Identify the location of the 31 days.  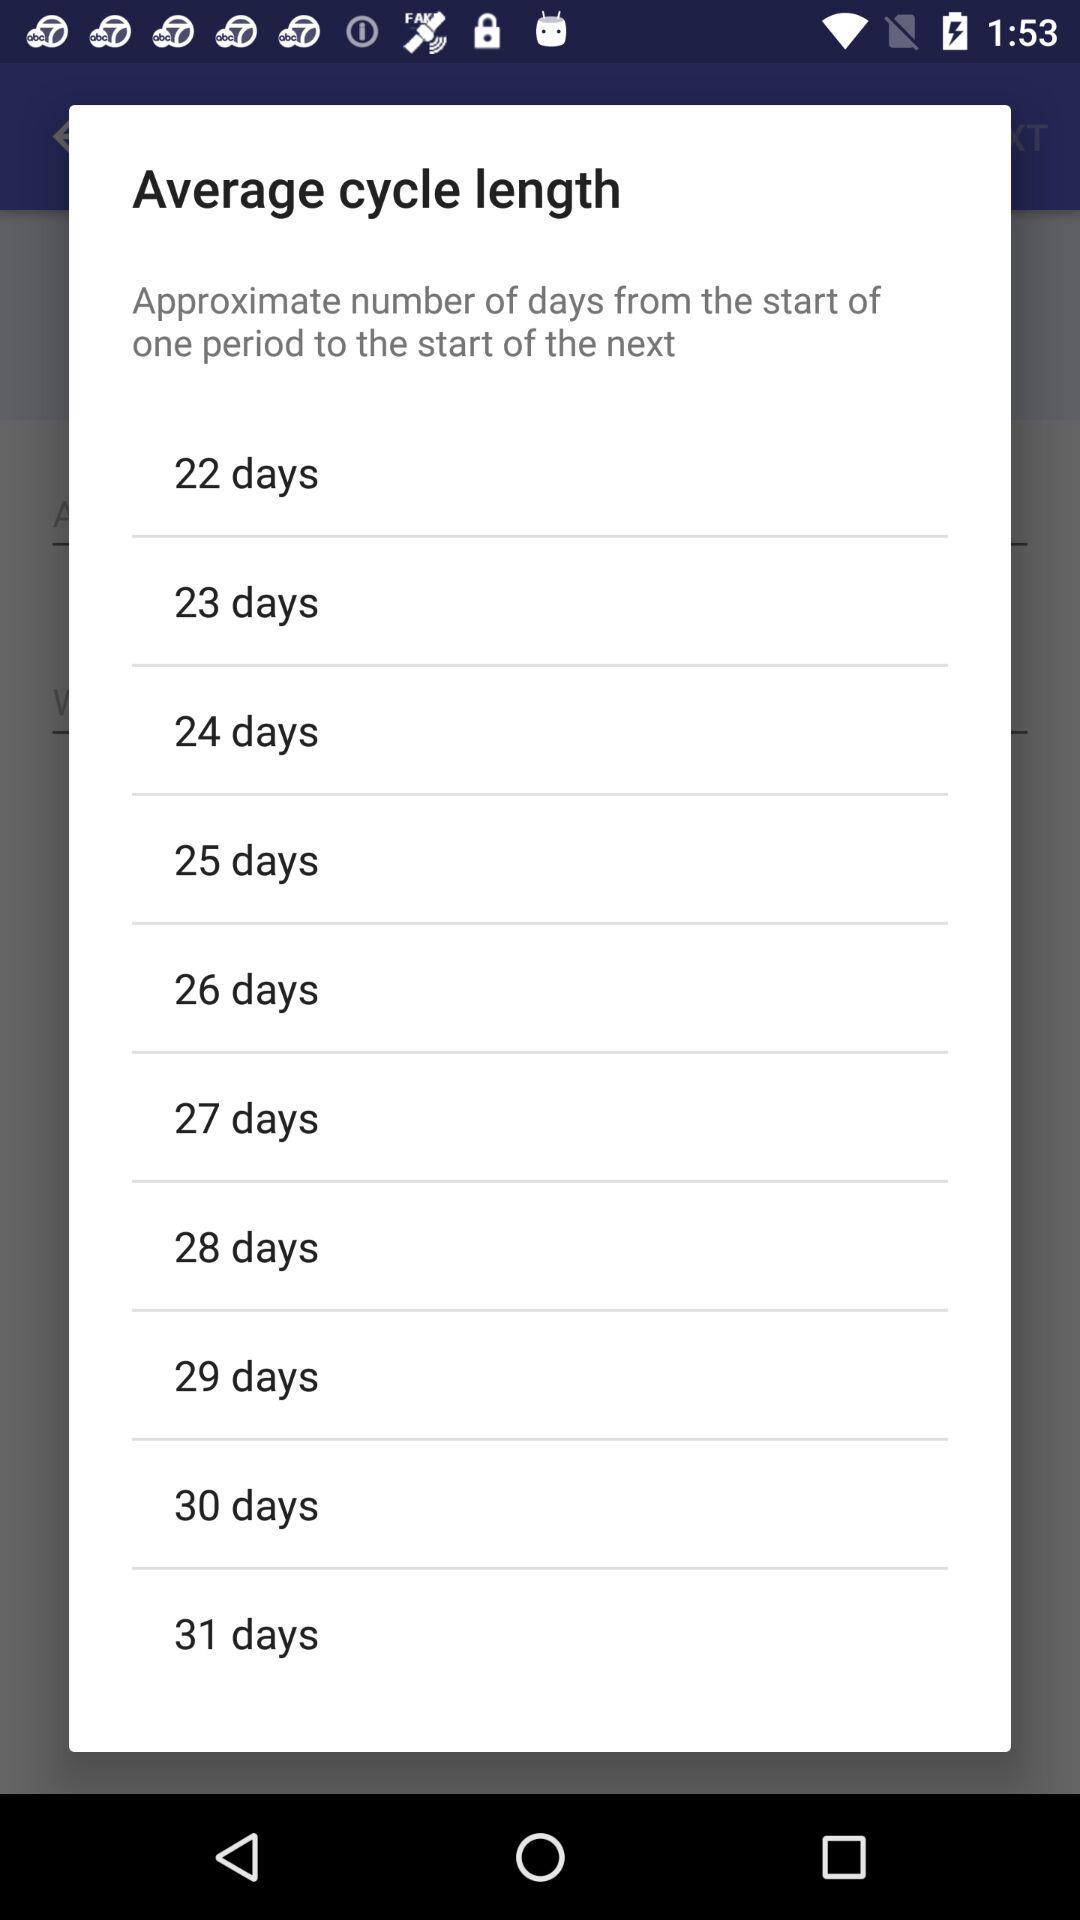
(540, 1629).